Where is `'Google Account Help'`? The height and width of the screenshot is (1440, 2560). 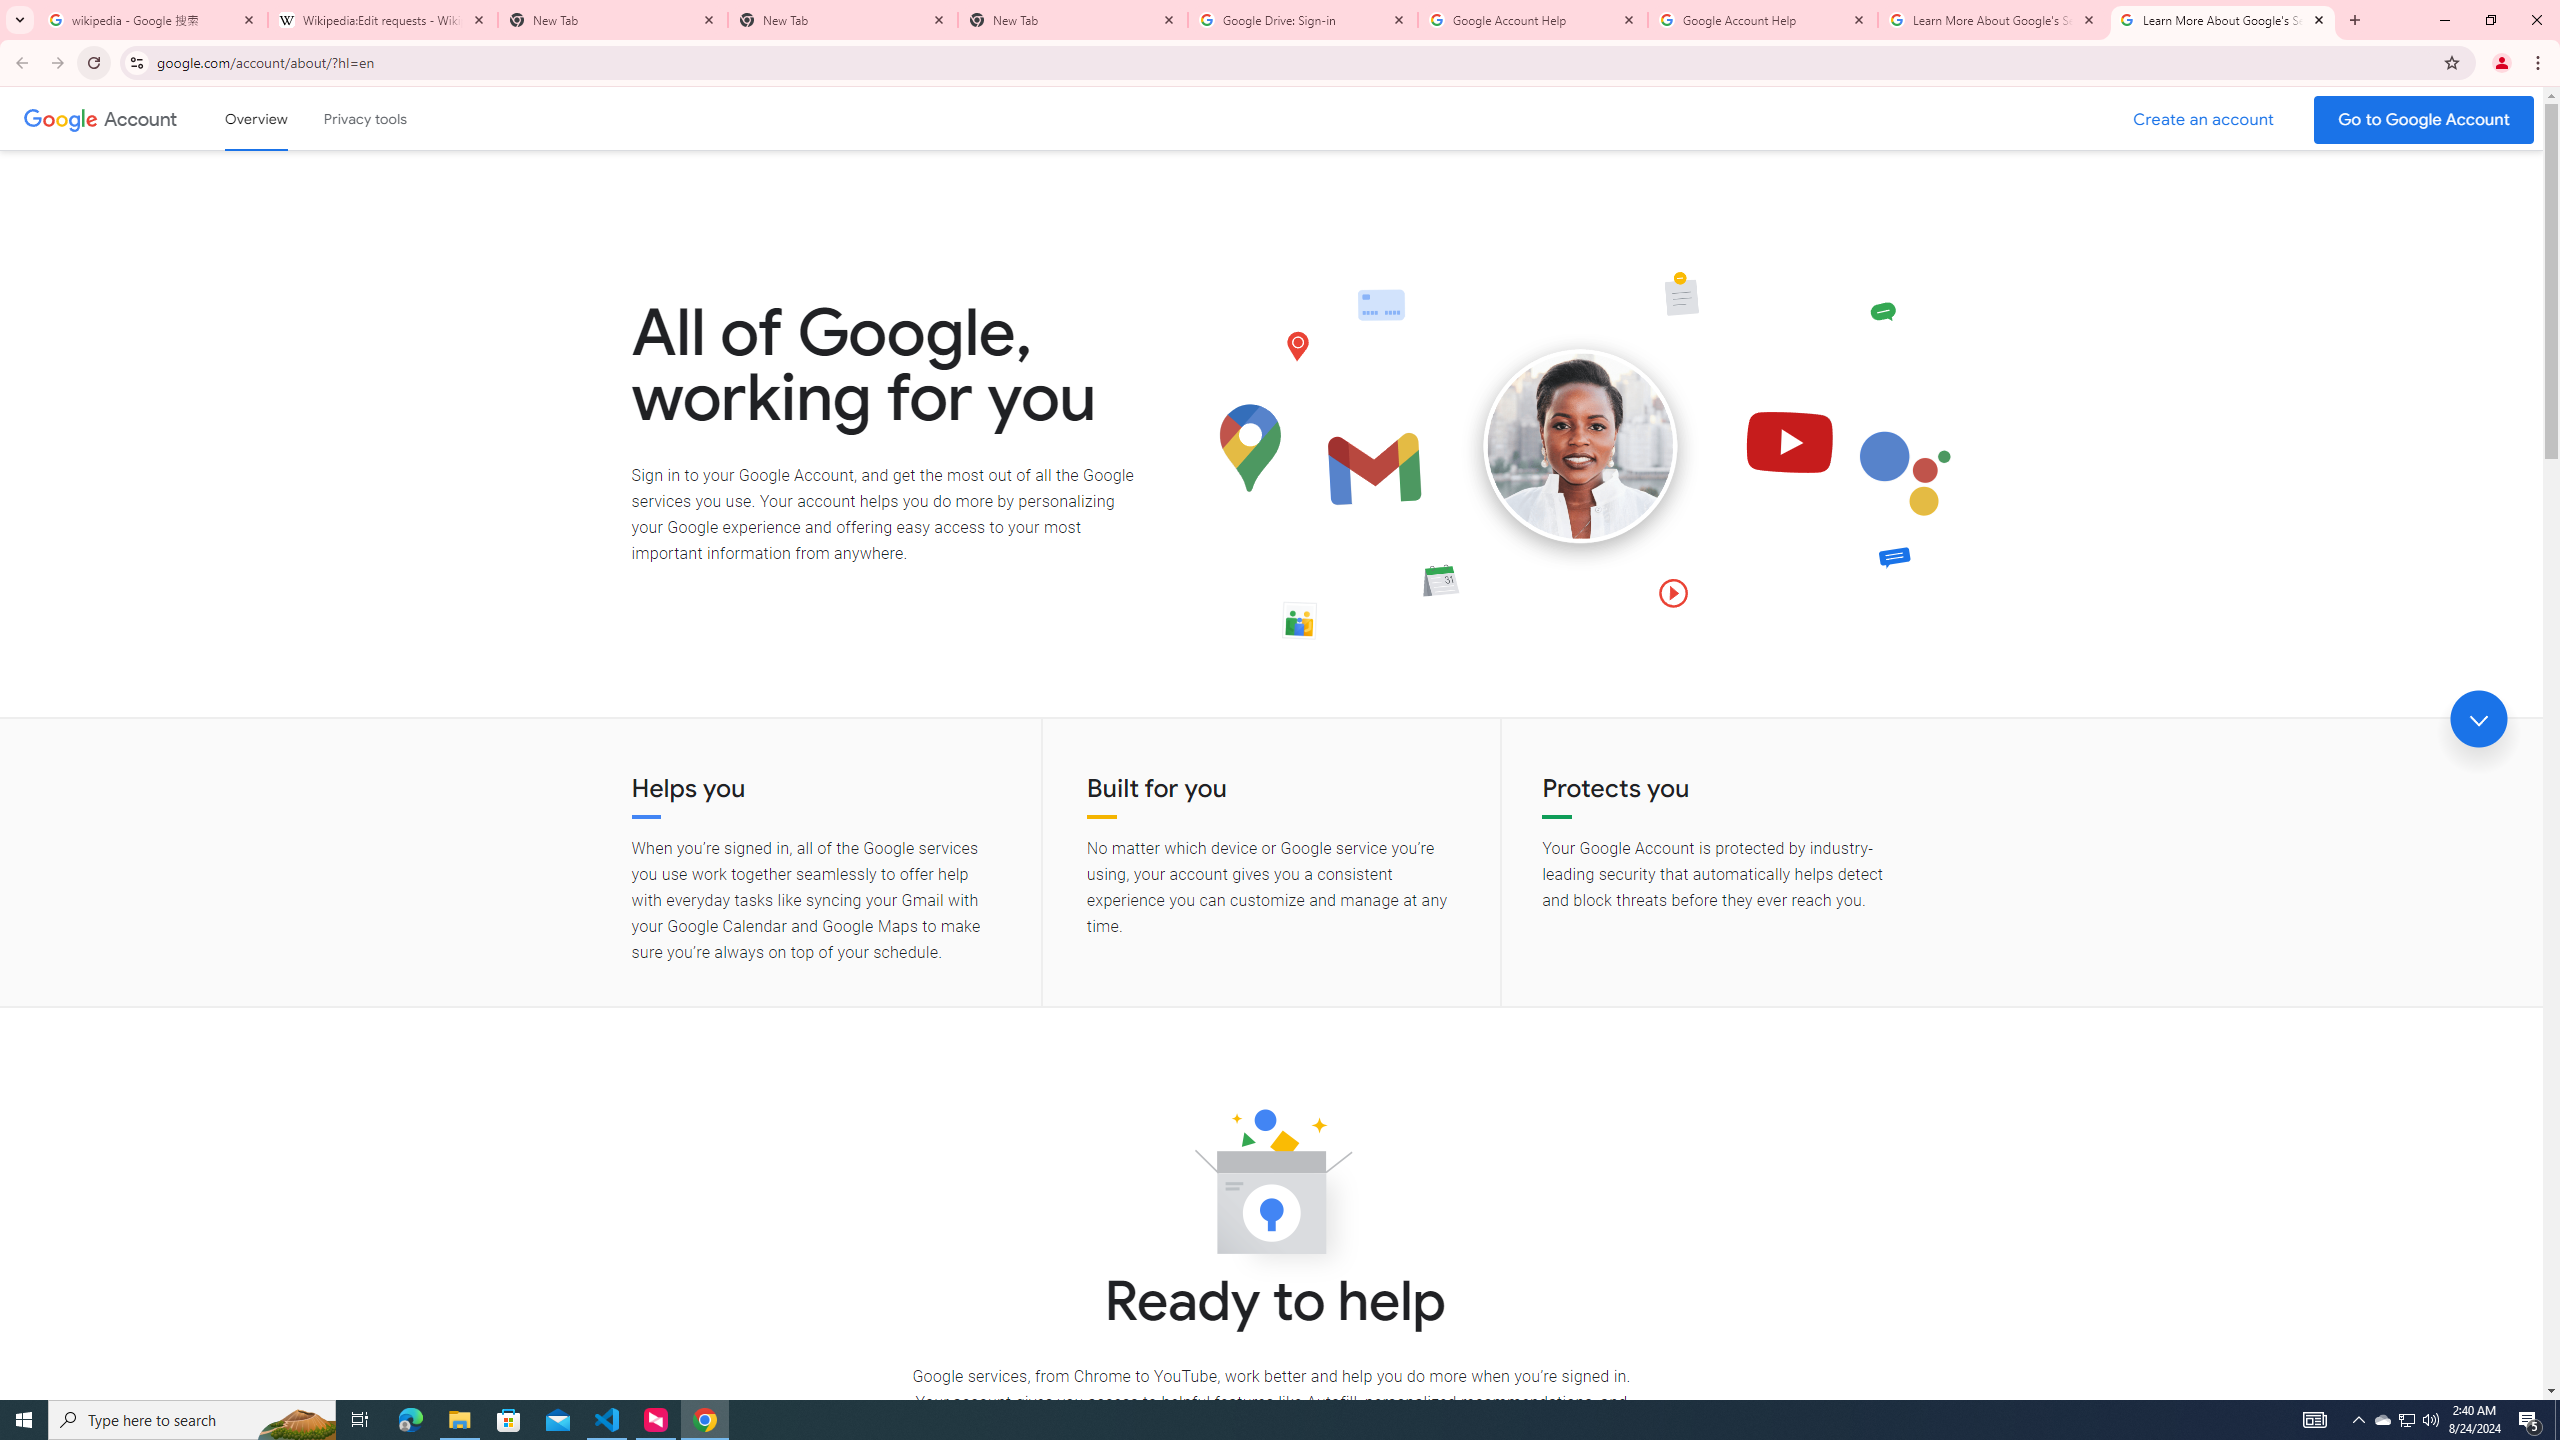
'Google Account Help' is located at coordinates (1761, 19).